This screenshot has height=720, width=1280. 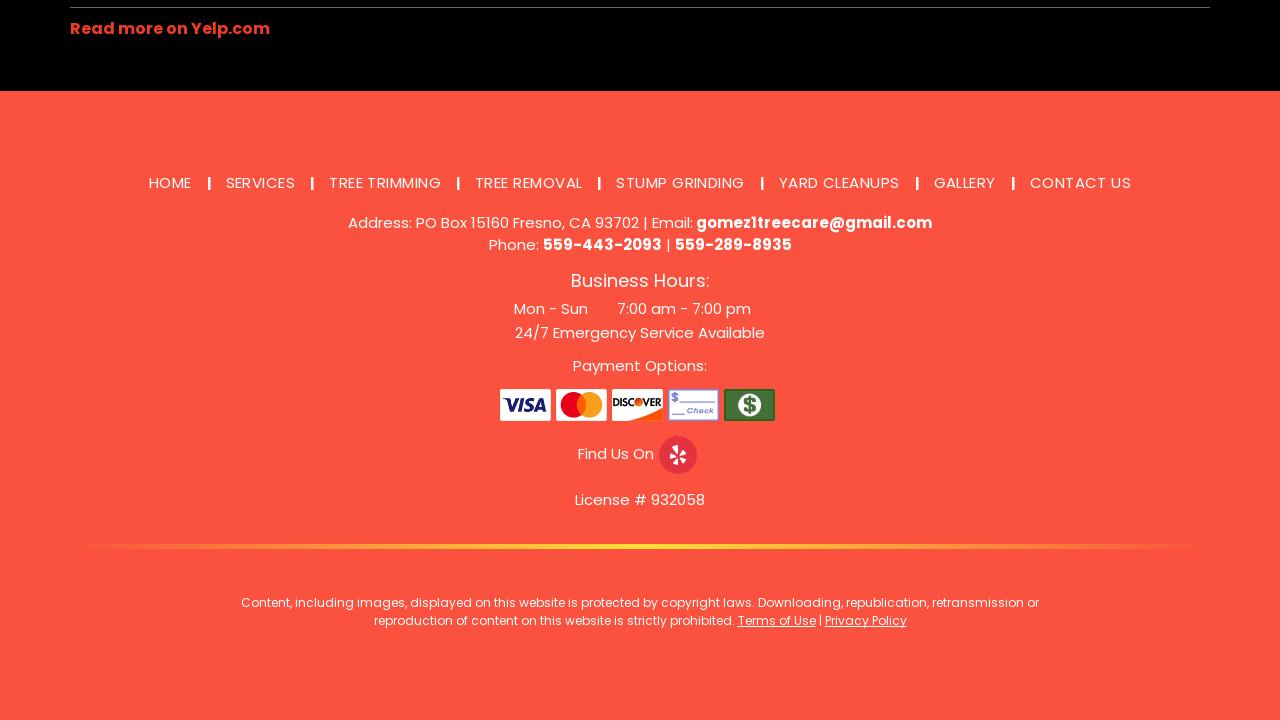 What do you see at coordinates (679, 182) in the screenshot?
I see `'STUMP GRINDING'` at bounding box center [679, 182].